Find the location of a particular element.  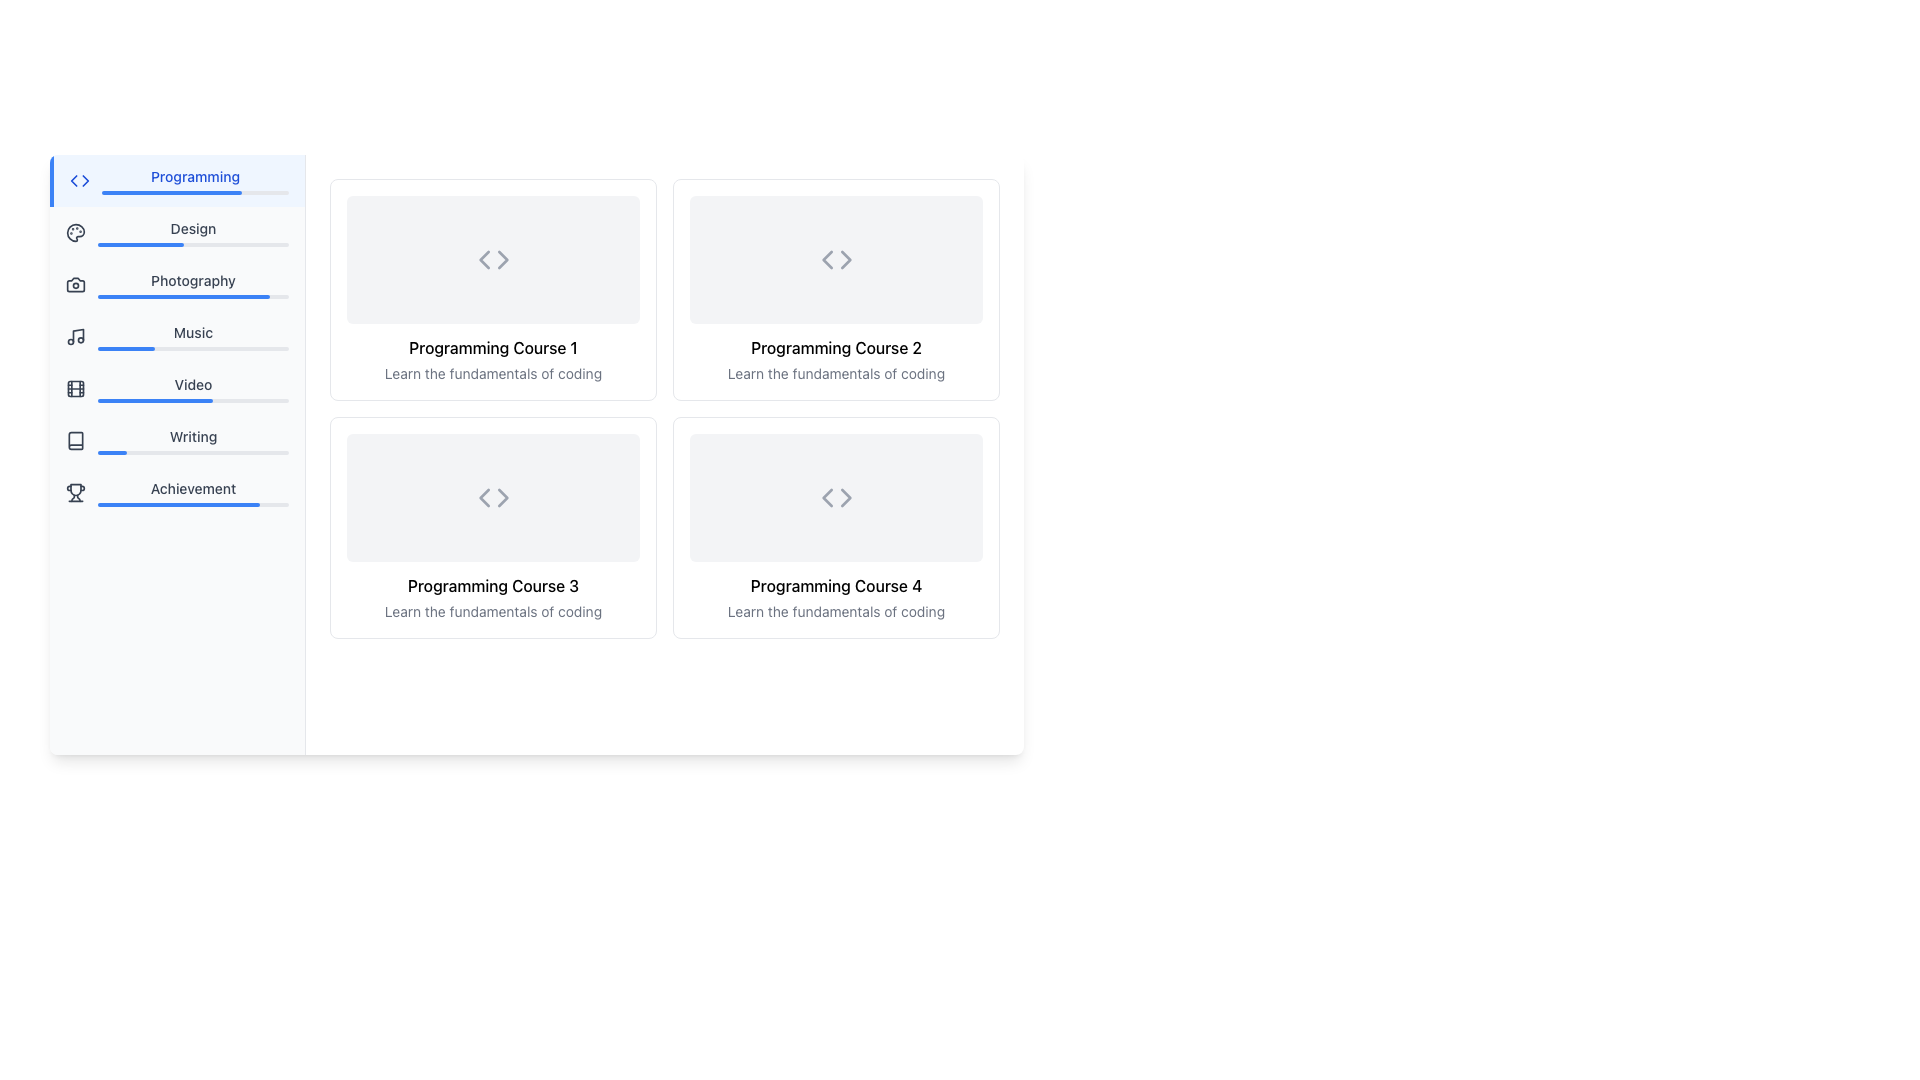

the 'Writing' text label is located at coordinates (193, 435).